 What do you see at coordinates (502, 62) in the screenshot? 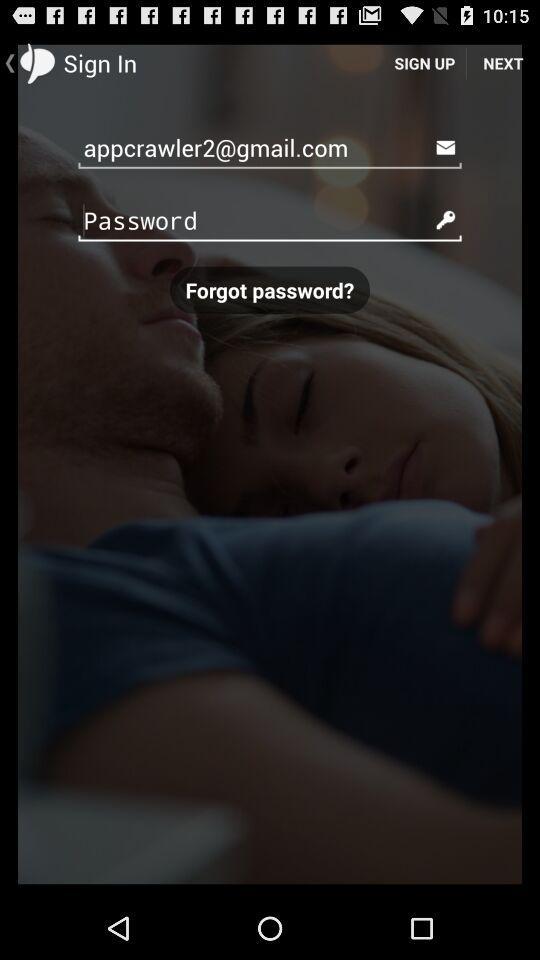
I see `next` at bounding box center [502, 62].